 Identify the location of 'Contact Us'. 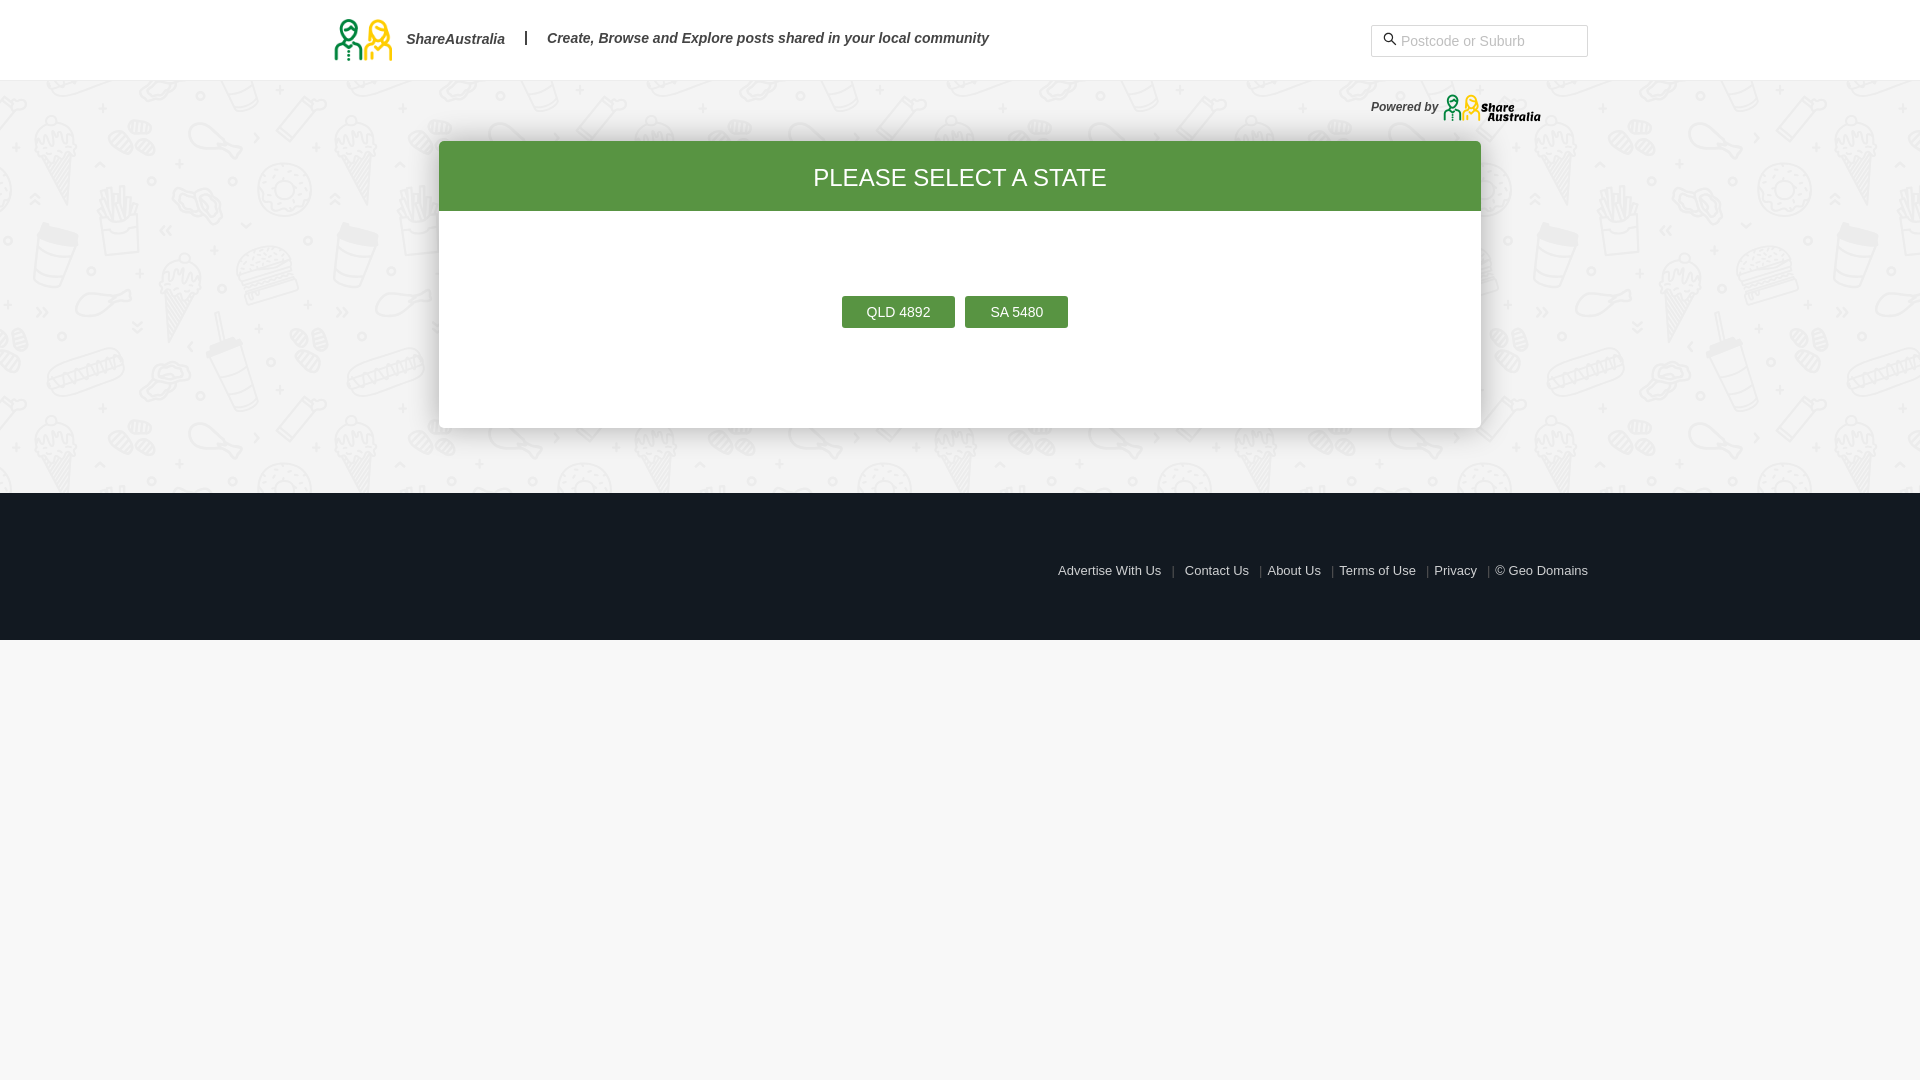
(1216, 570).